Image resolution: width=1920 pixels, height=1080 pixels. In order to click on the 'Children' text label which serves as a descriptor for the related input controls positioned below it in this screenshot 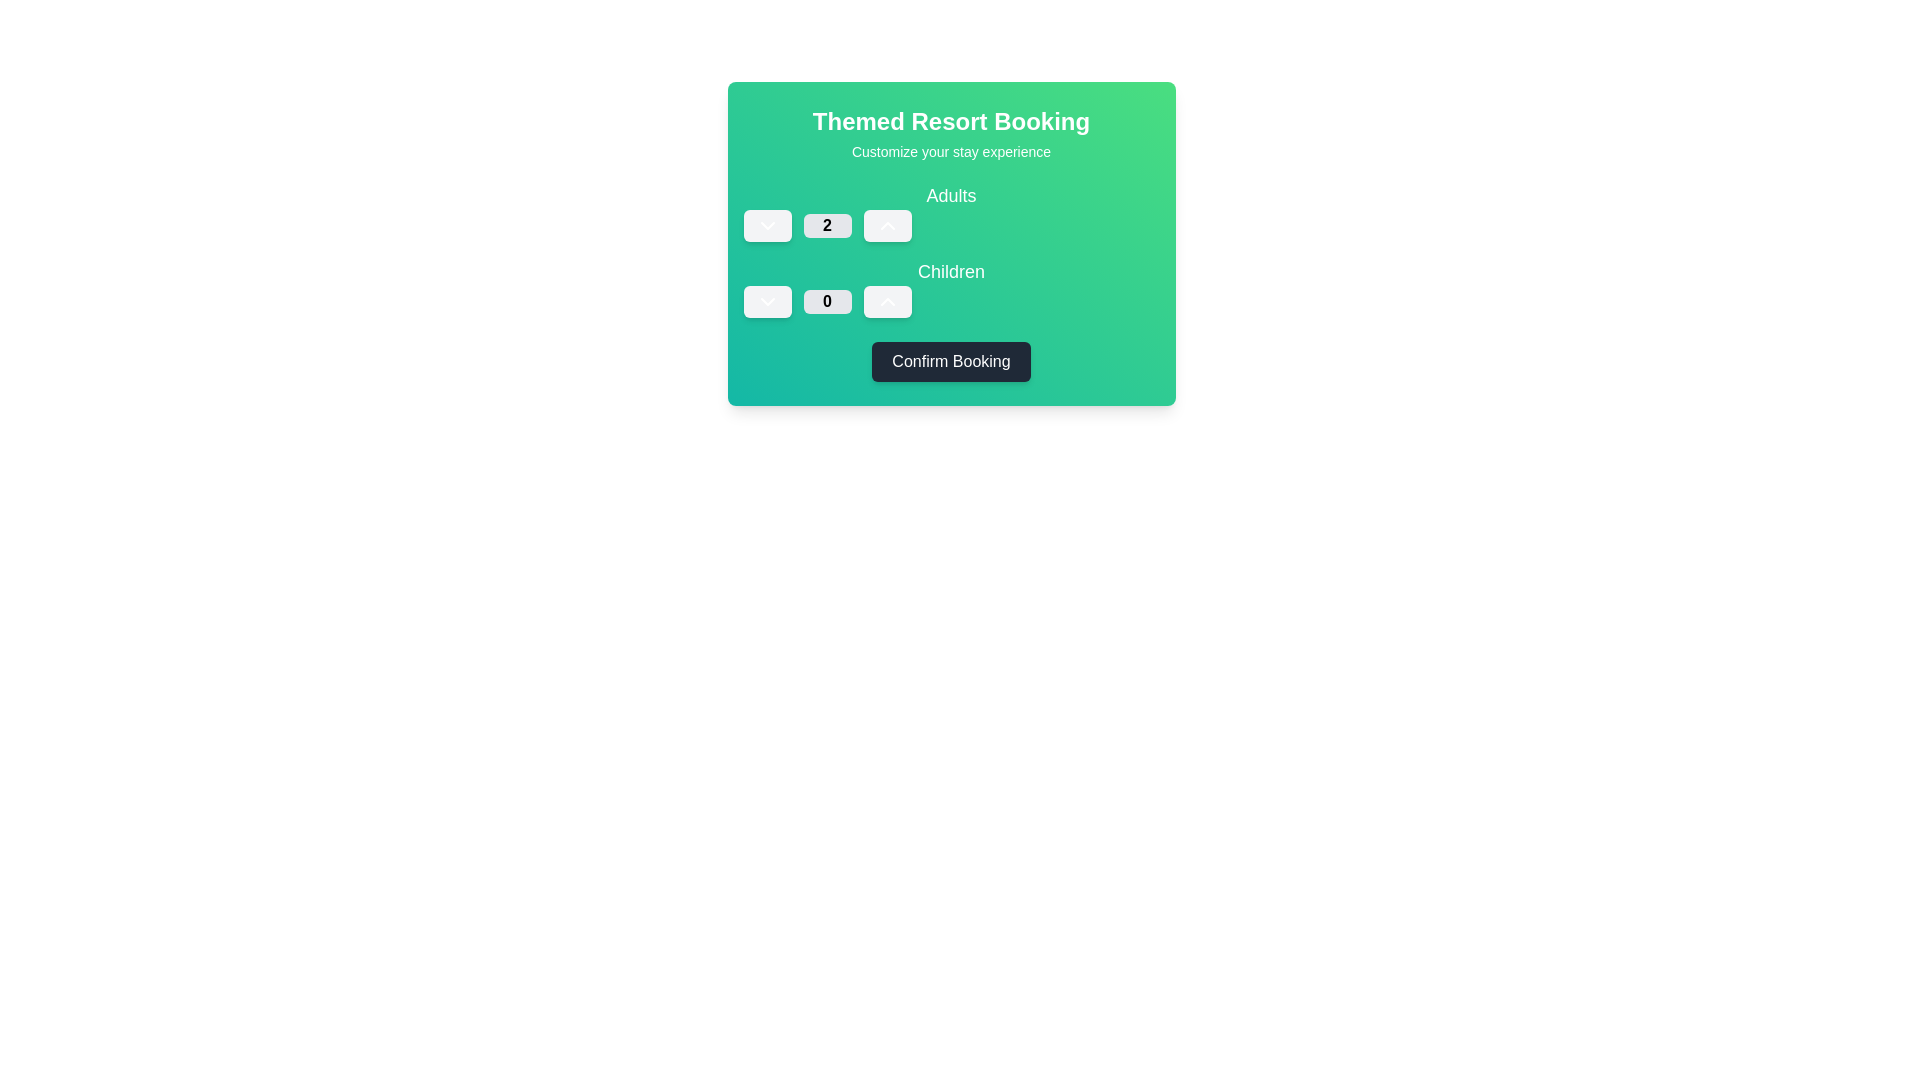, I will do `click(950, 272)`.